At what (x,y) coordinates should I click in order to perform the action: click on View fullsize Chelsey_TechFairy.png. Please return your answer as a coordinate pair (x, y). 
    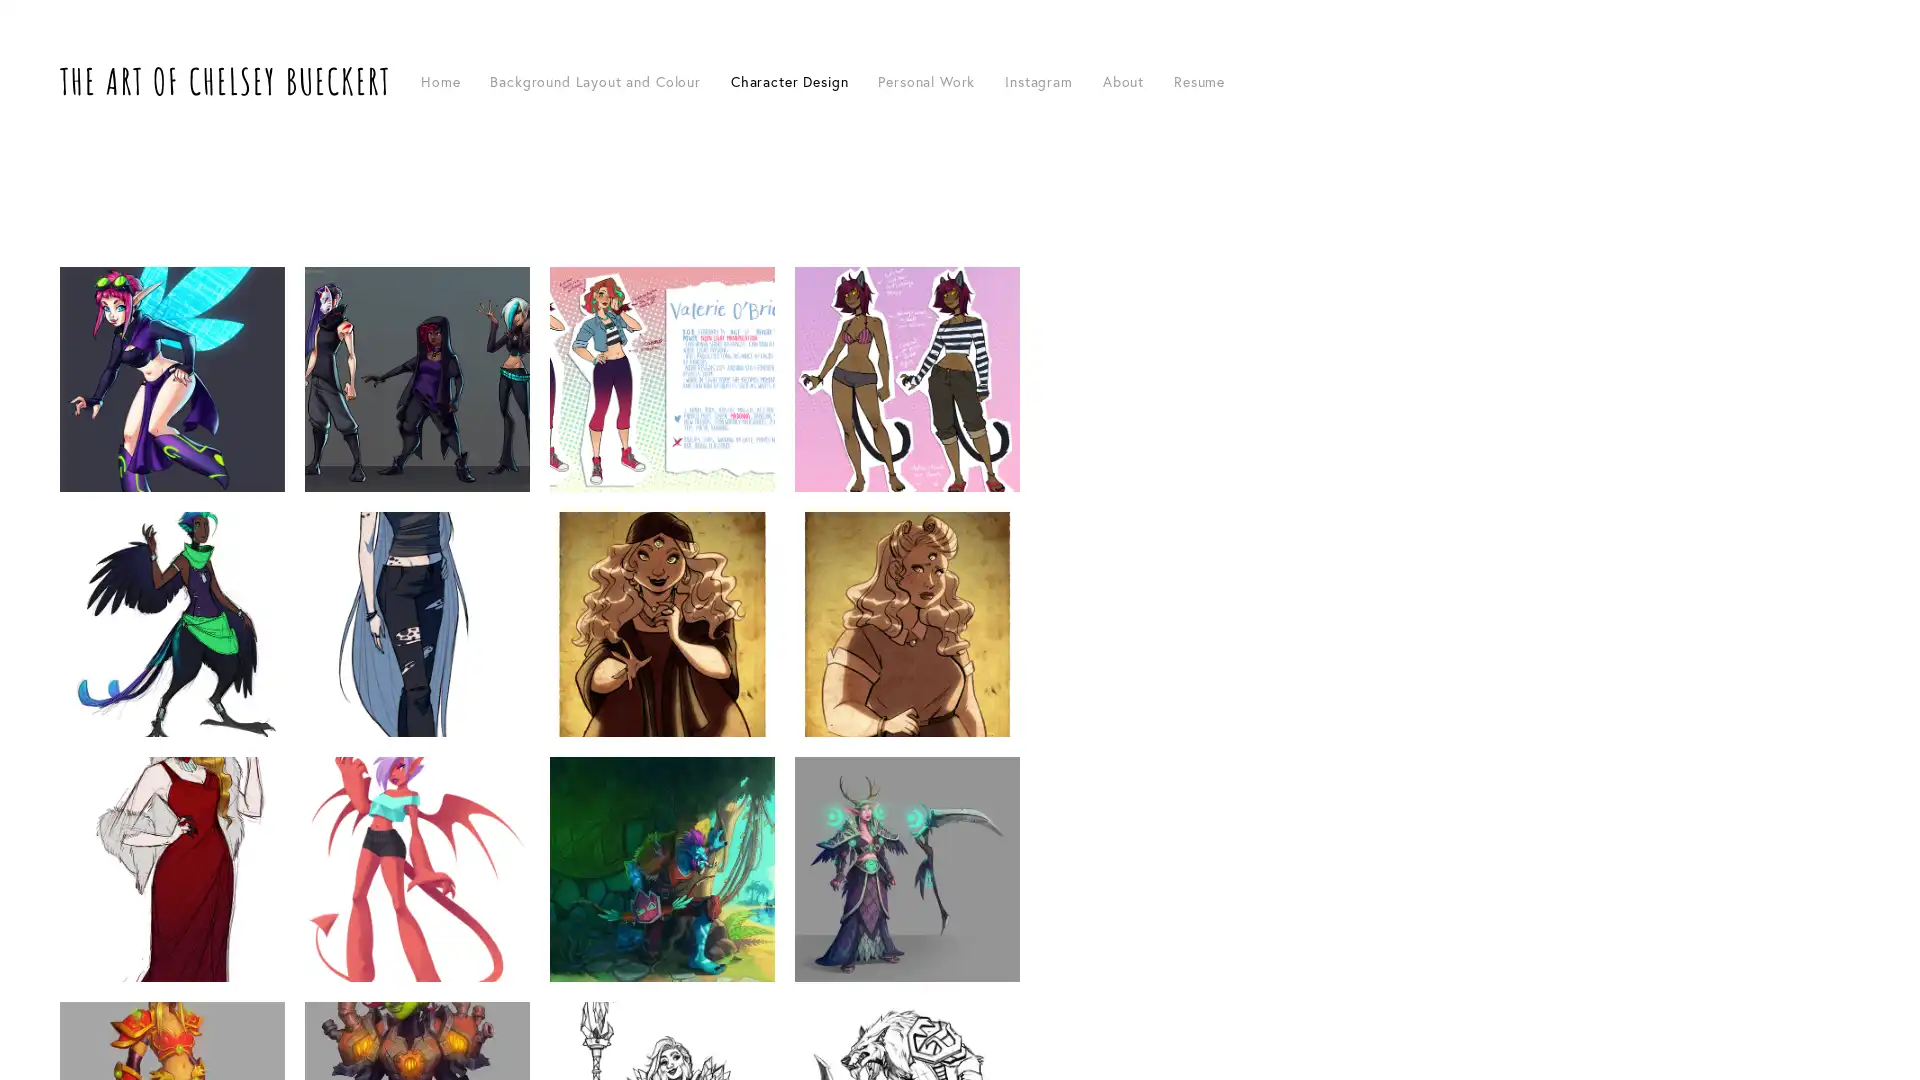
    Looking at the image, I should click on (172, 379).